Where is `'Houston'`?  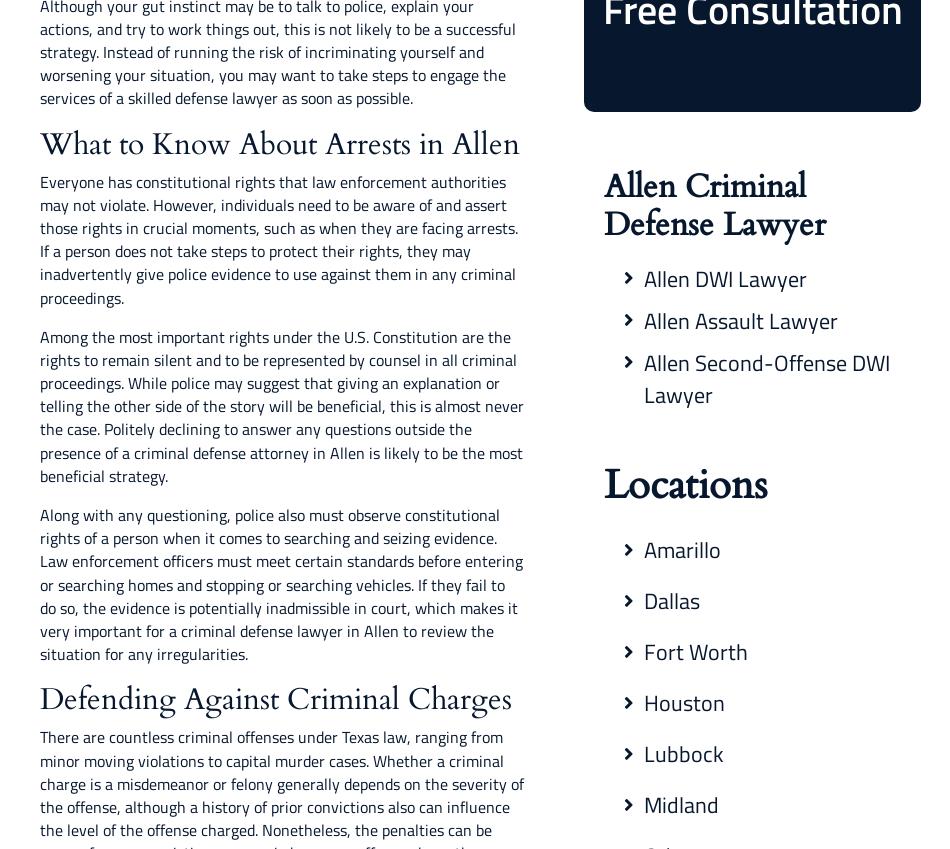 'Houston' is located at coordinates (684, 701).